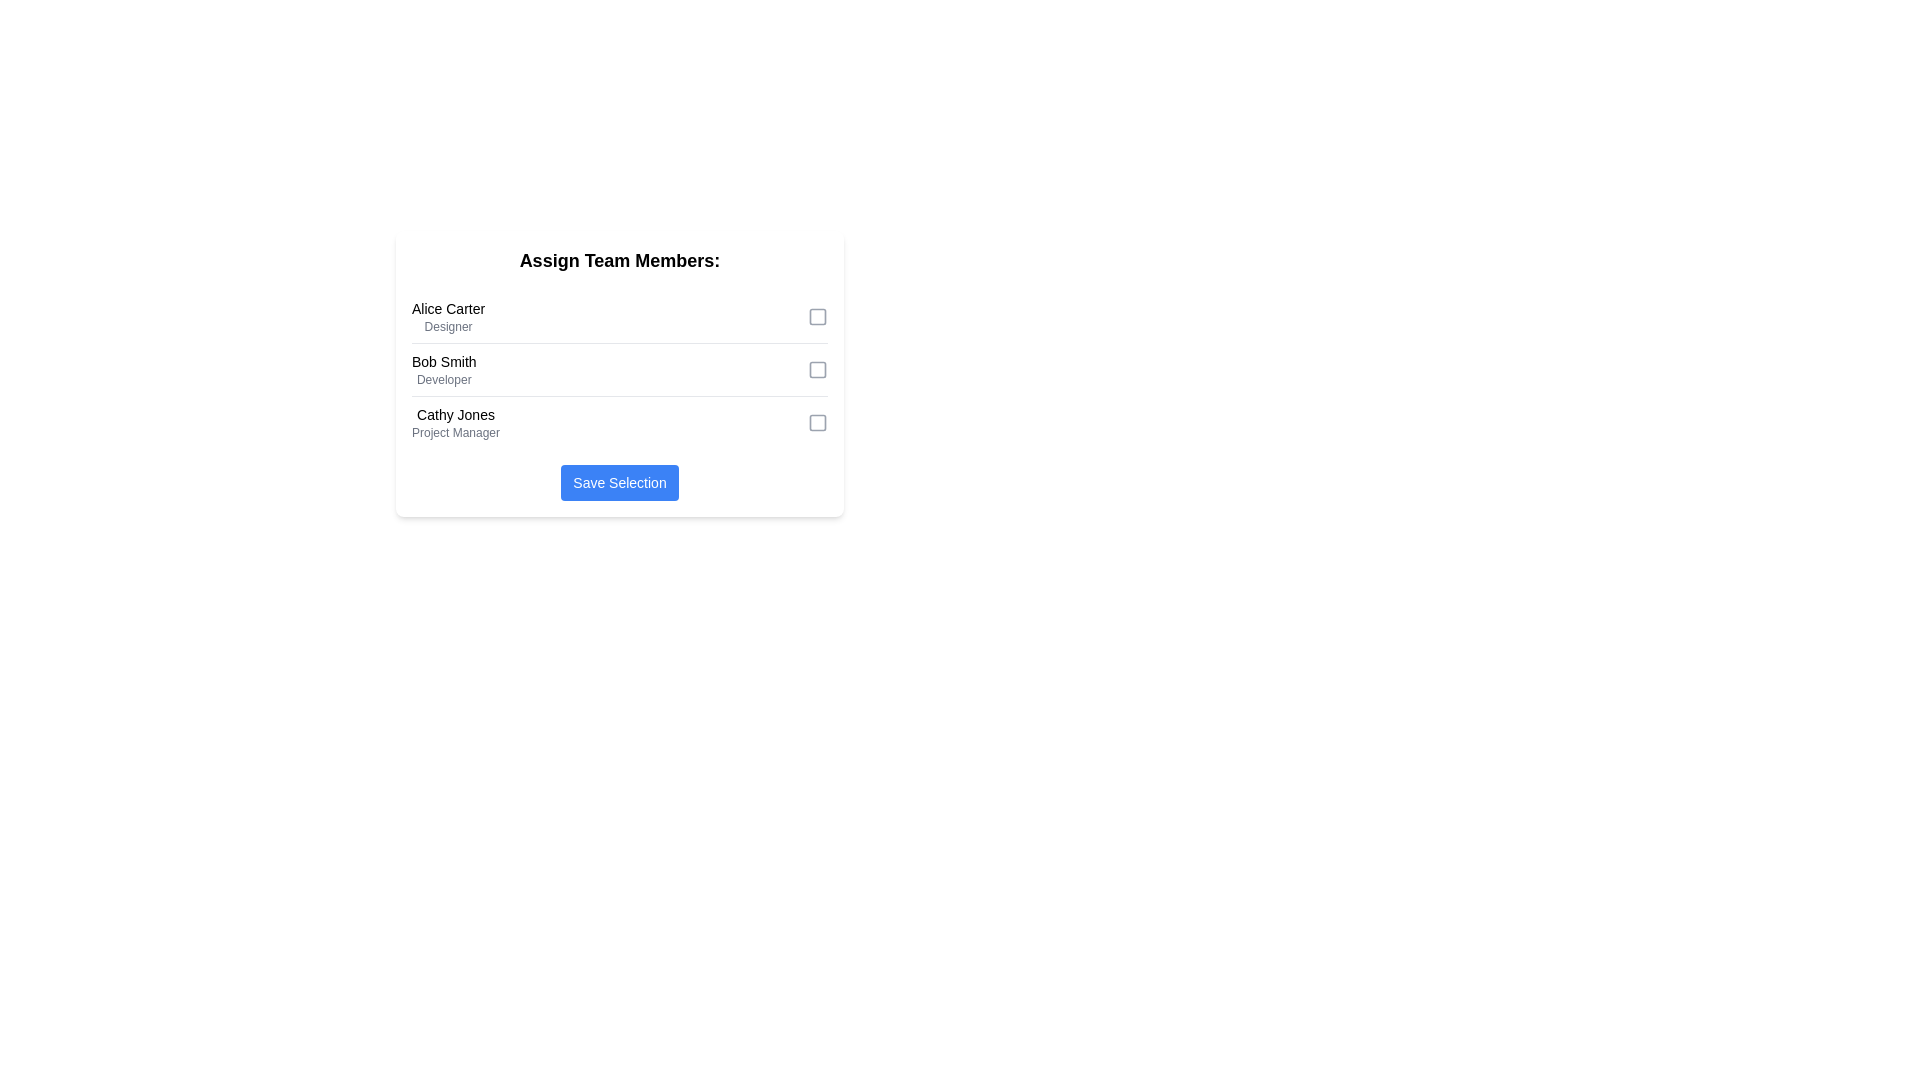  What do you see at coordinates (447, 326) in the screenshot?
I see `the text label displaying 'Designer' which is located beneath 'Alice Carter' in the first team member card` at bounding box center [447, 326].